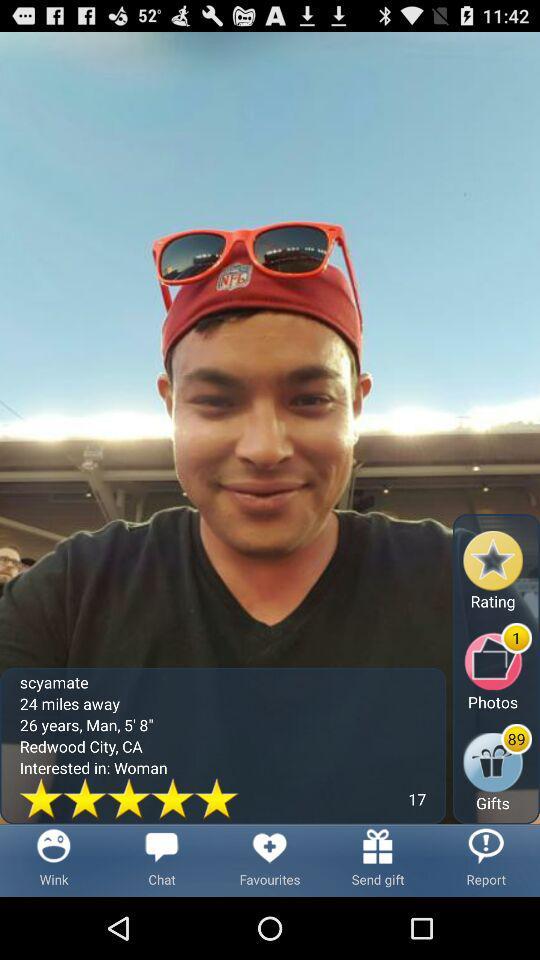 Image resolution: width=540 pixels, height=960 pixels. What do you see at coordinates (378, 859) in the screenshot?
I see `button to the right of favourites button` at bounding box center [378, 859].